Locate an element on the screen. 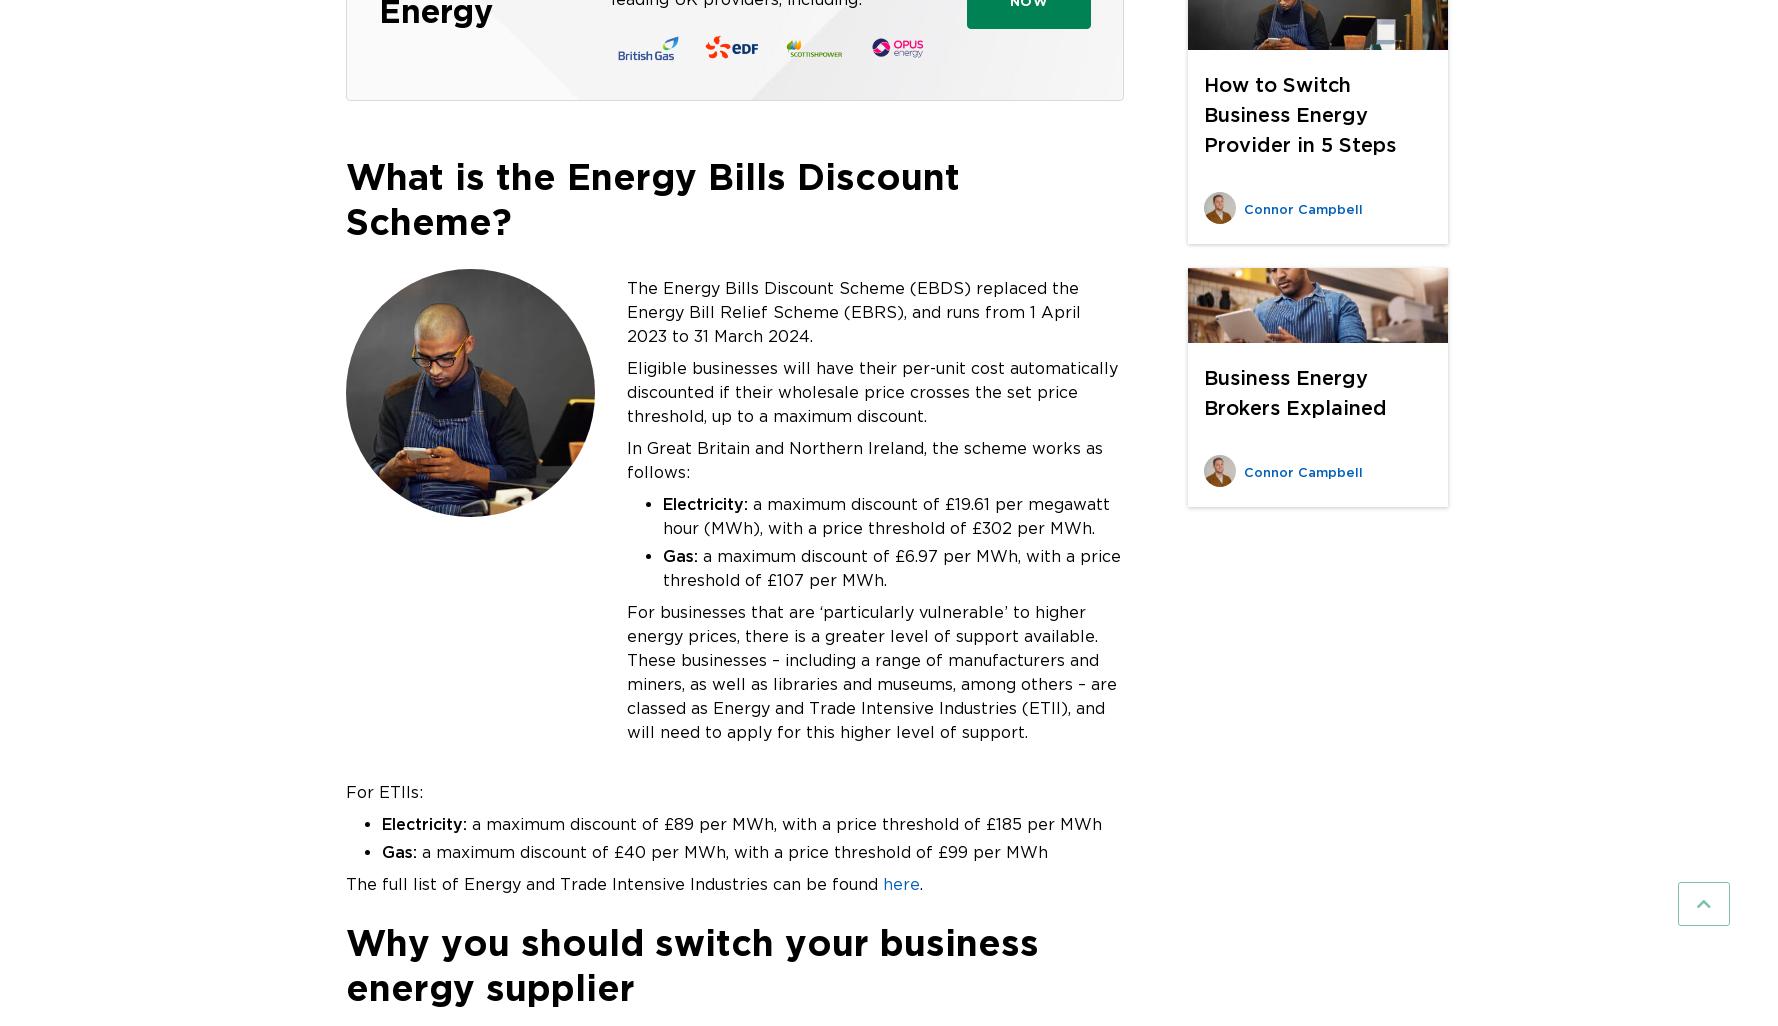 Image resolution: width=1778 pixels, height=1026 pixels. 'Back To Top' is located at coordinates (1602, 902).